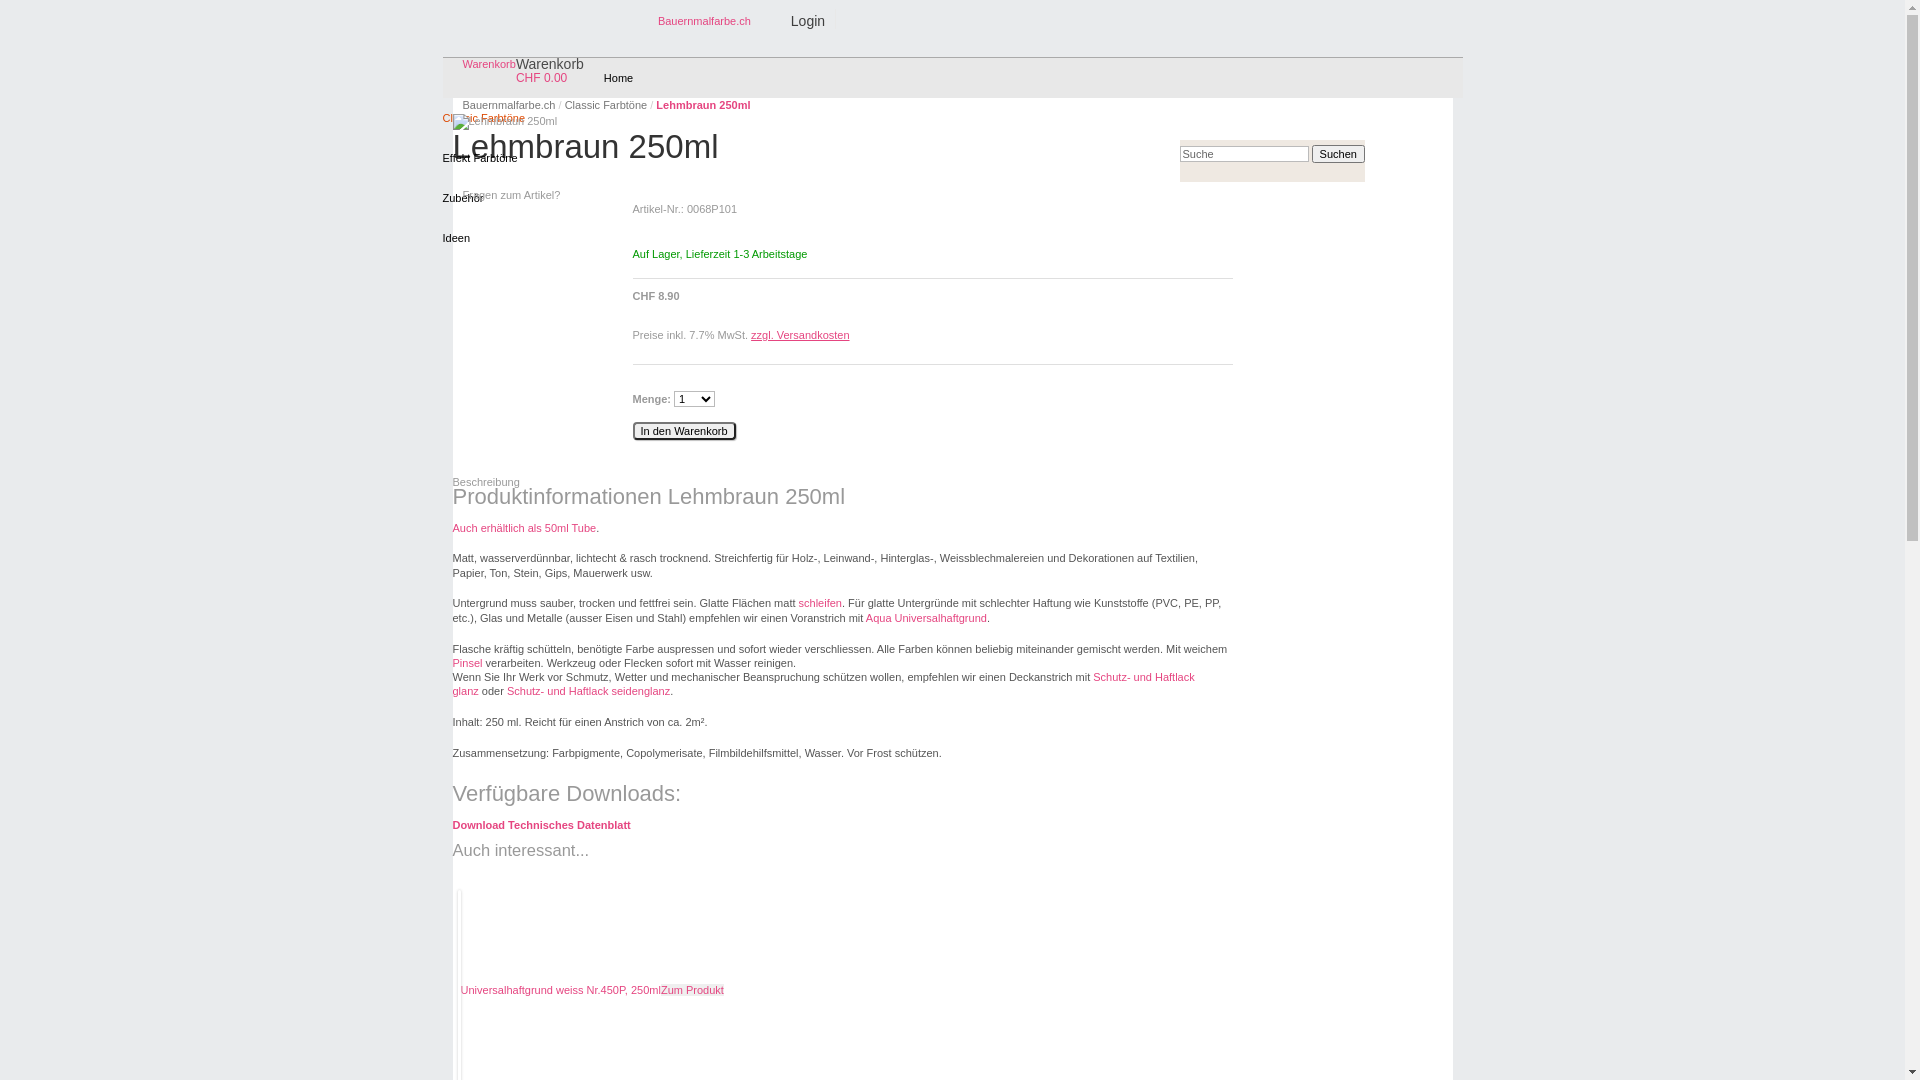 The height and width of the screenshot is (1080, 1920). Describe the element at coordinates (617, 76) in the screenshot. I see `'Home'` at that location.